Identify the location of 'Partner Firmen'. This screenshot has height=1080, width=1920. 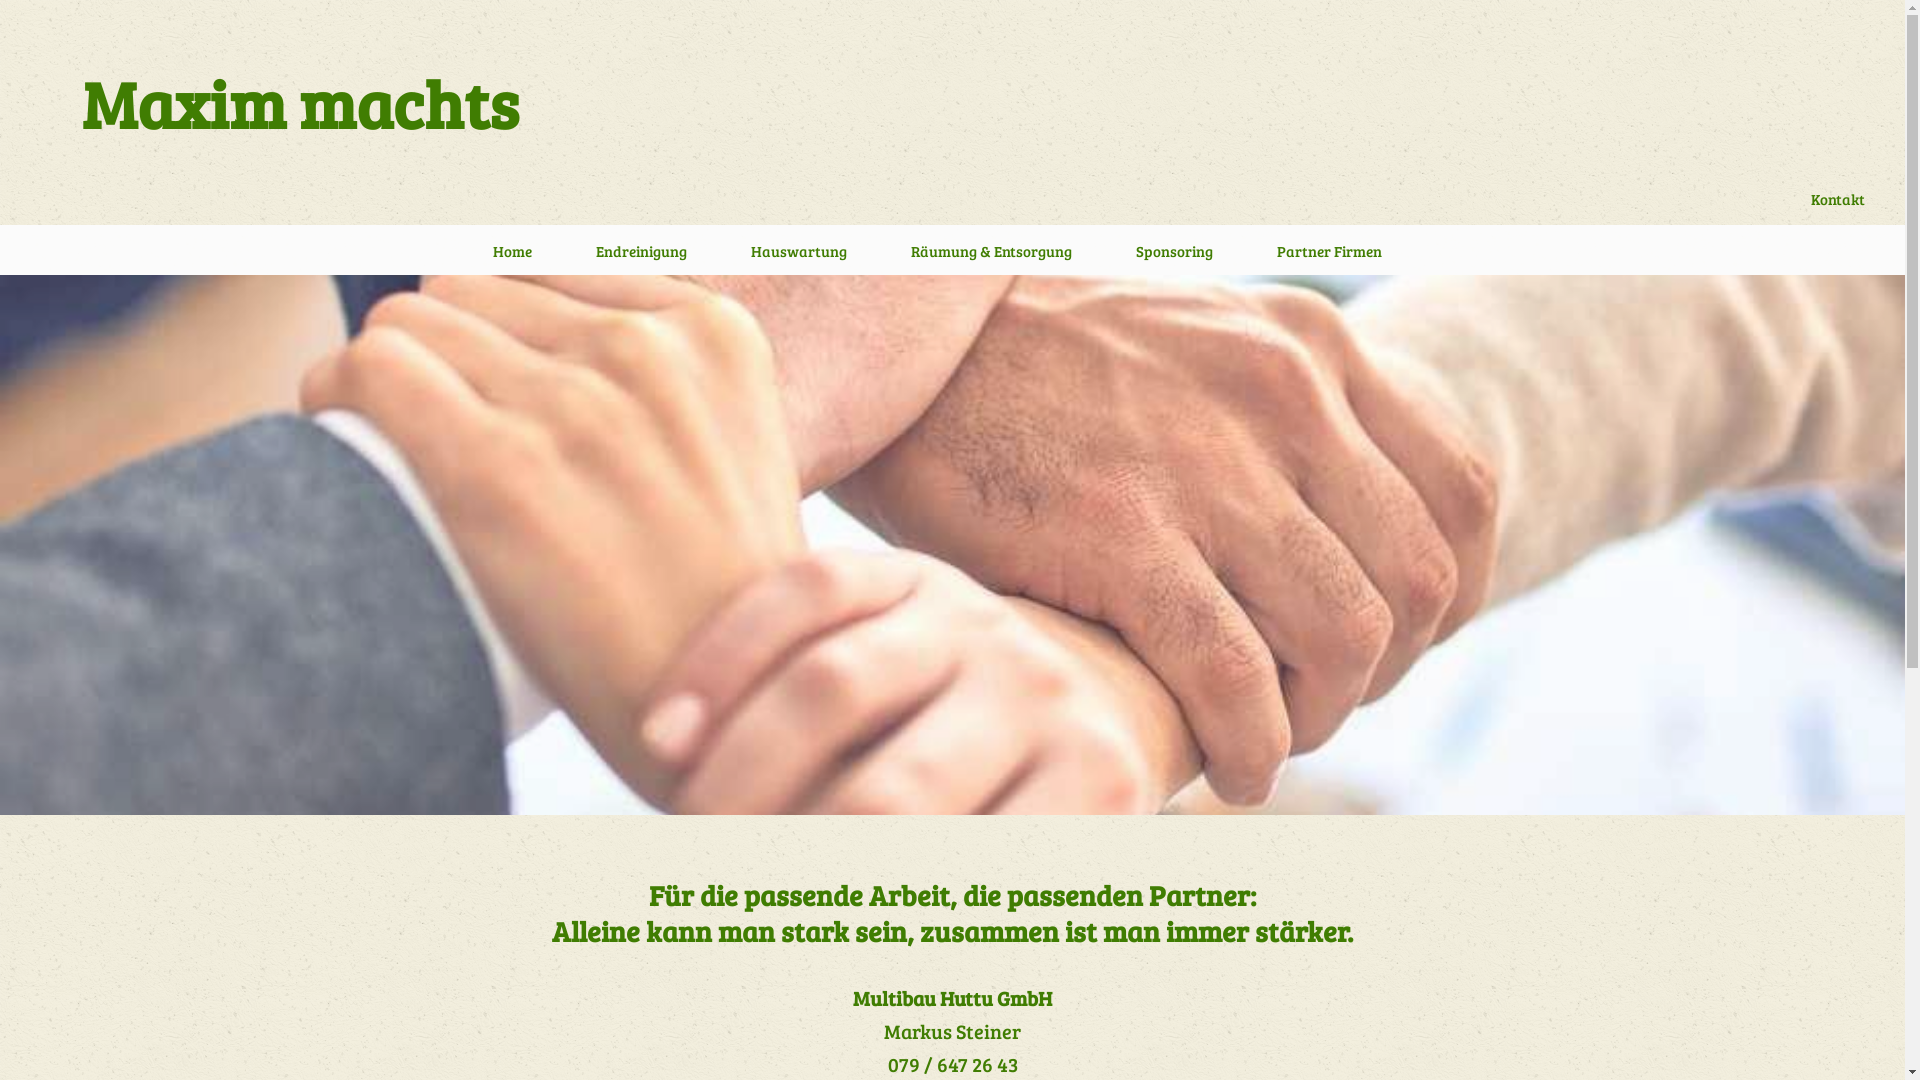
(1275, 254).